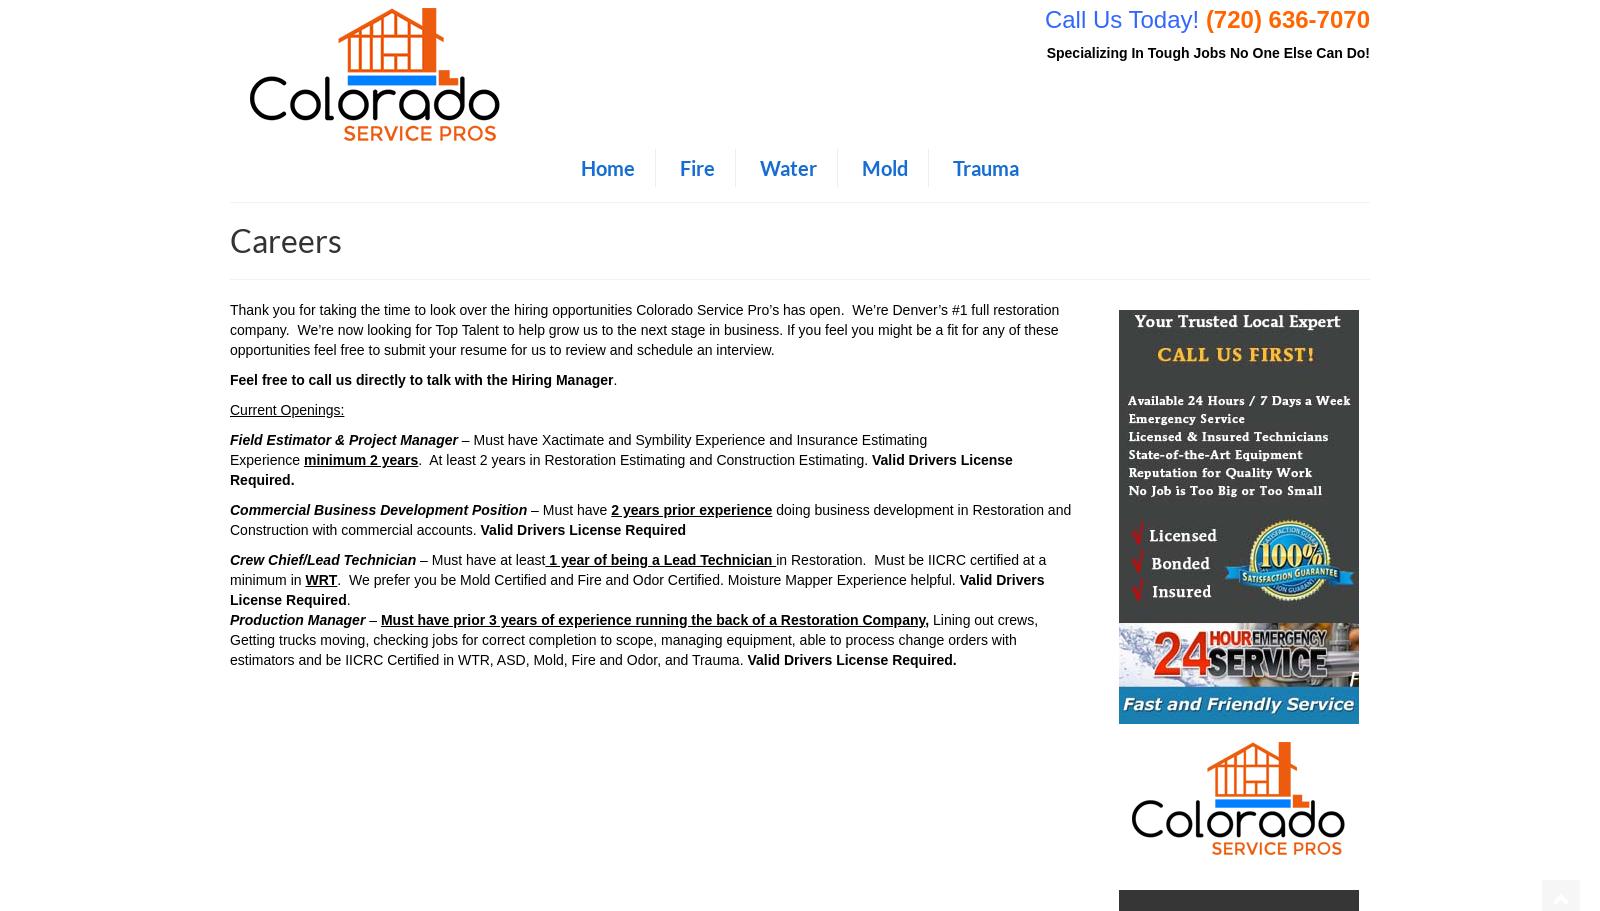 The width and height of the screenshot is (1600, 911). What do you see at coordinates (229, 519) in the screenshot?
I see `'doing business development in Restoration and Construction with commercial accounts.'` at bounding box center [229, 519].